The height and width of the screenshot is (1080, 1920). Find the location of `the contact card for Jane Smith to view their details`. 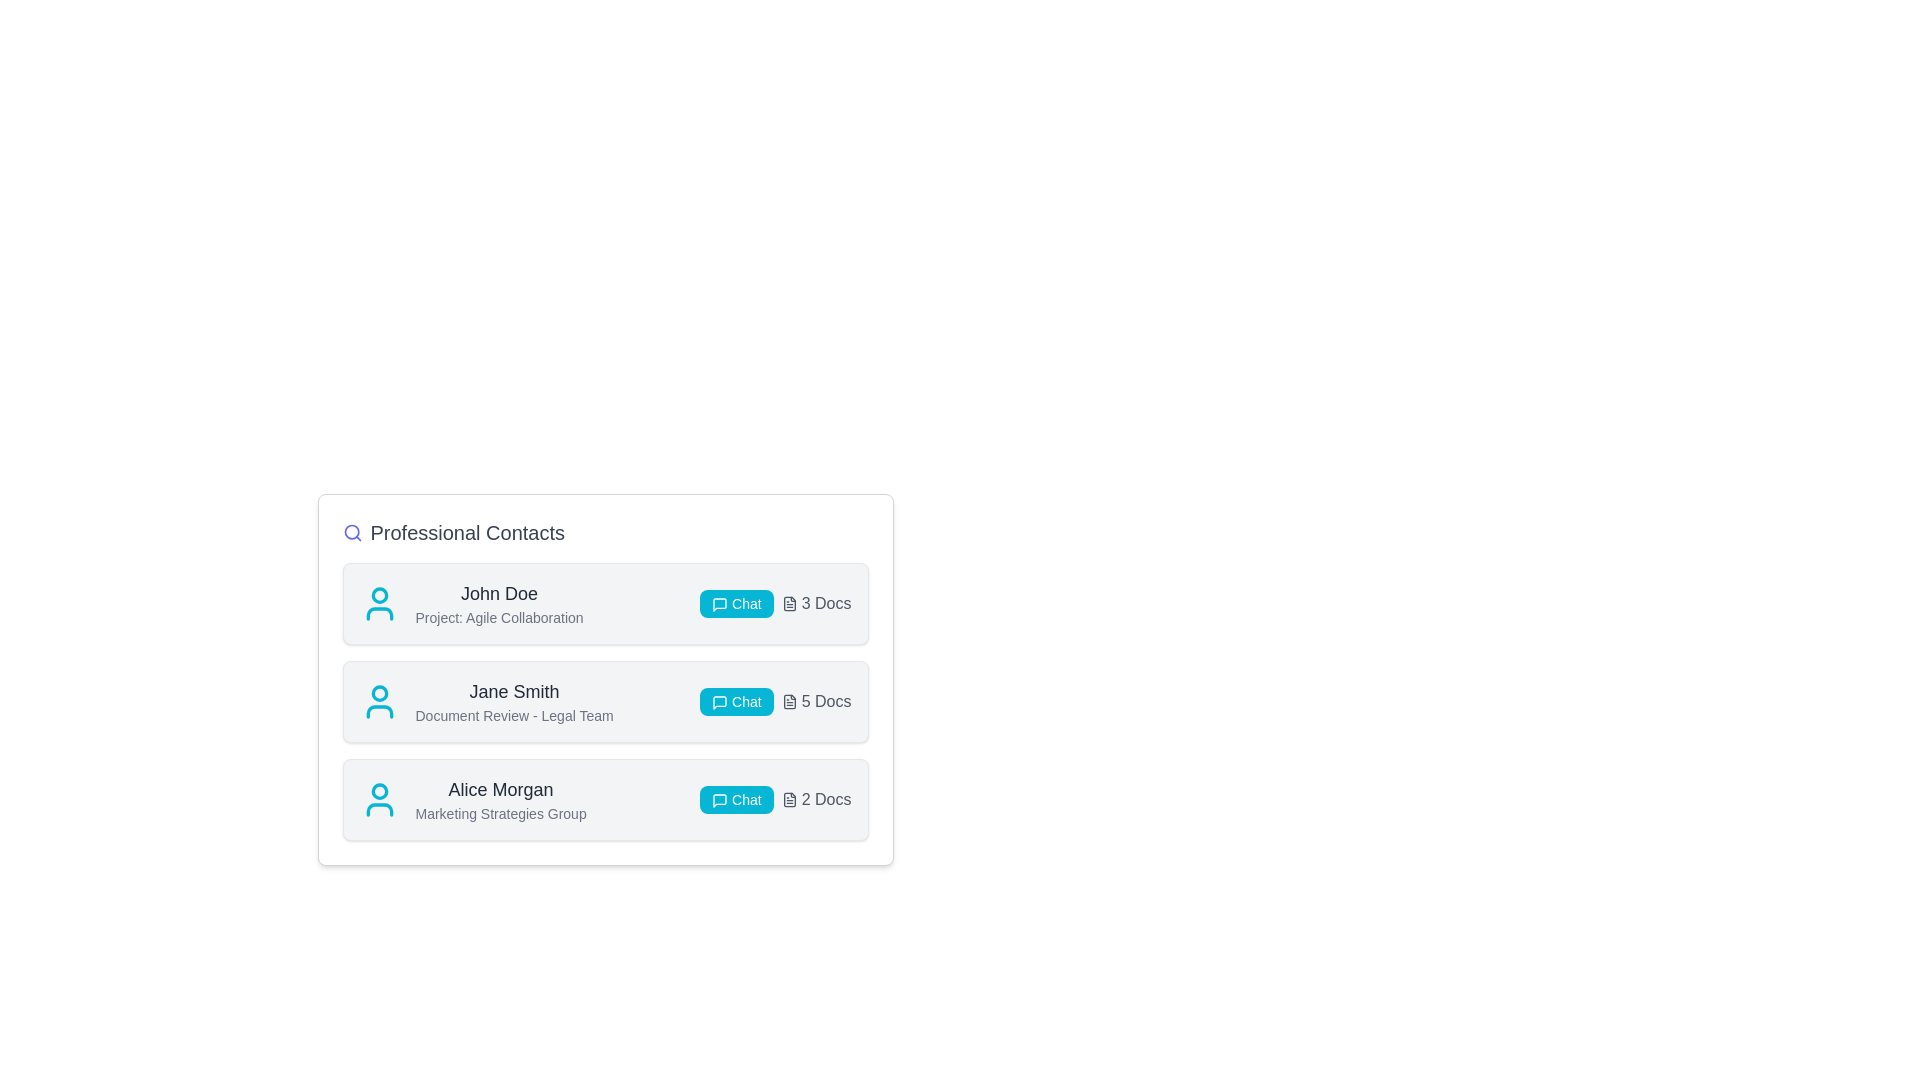

the contact card for Jane Smith to view their details is located at coordinates (604, 701).